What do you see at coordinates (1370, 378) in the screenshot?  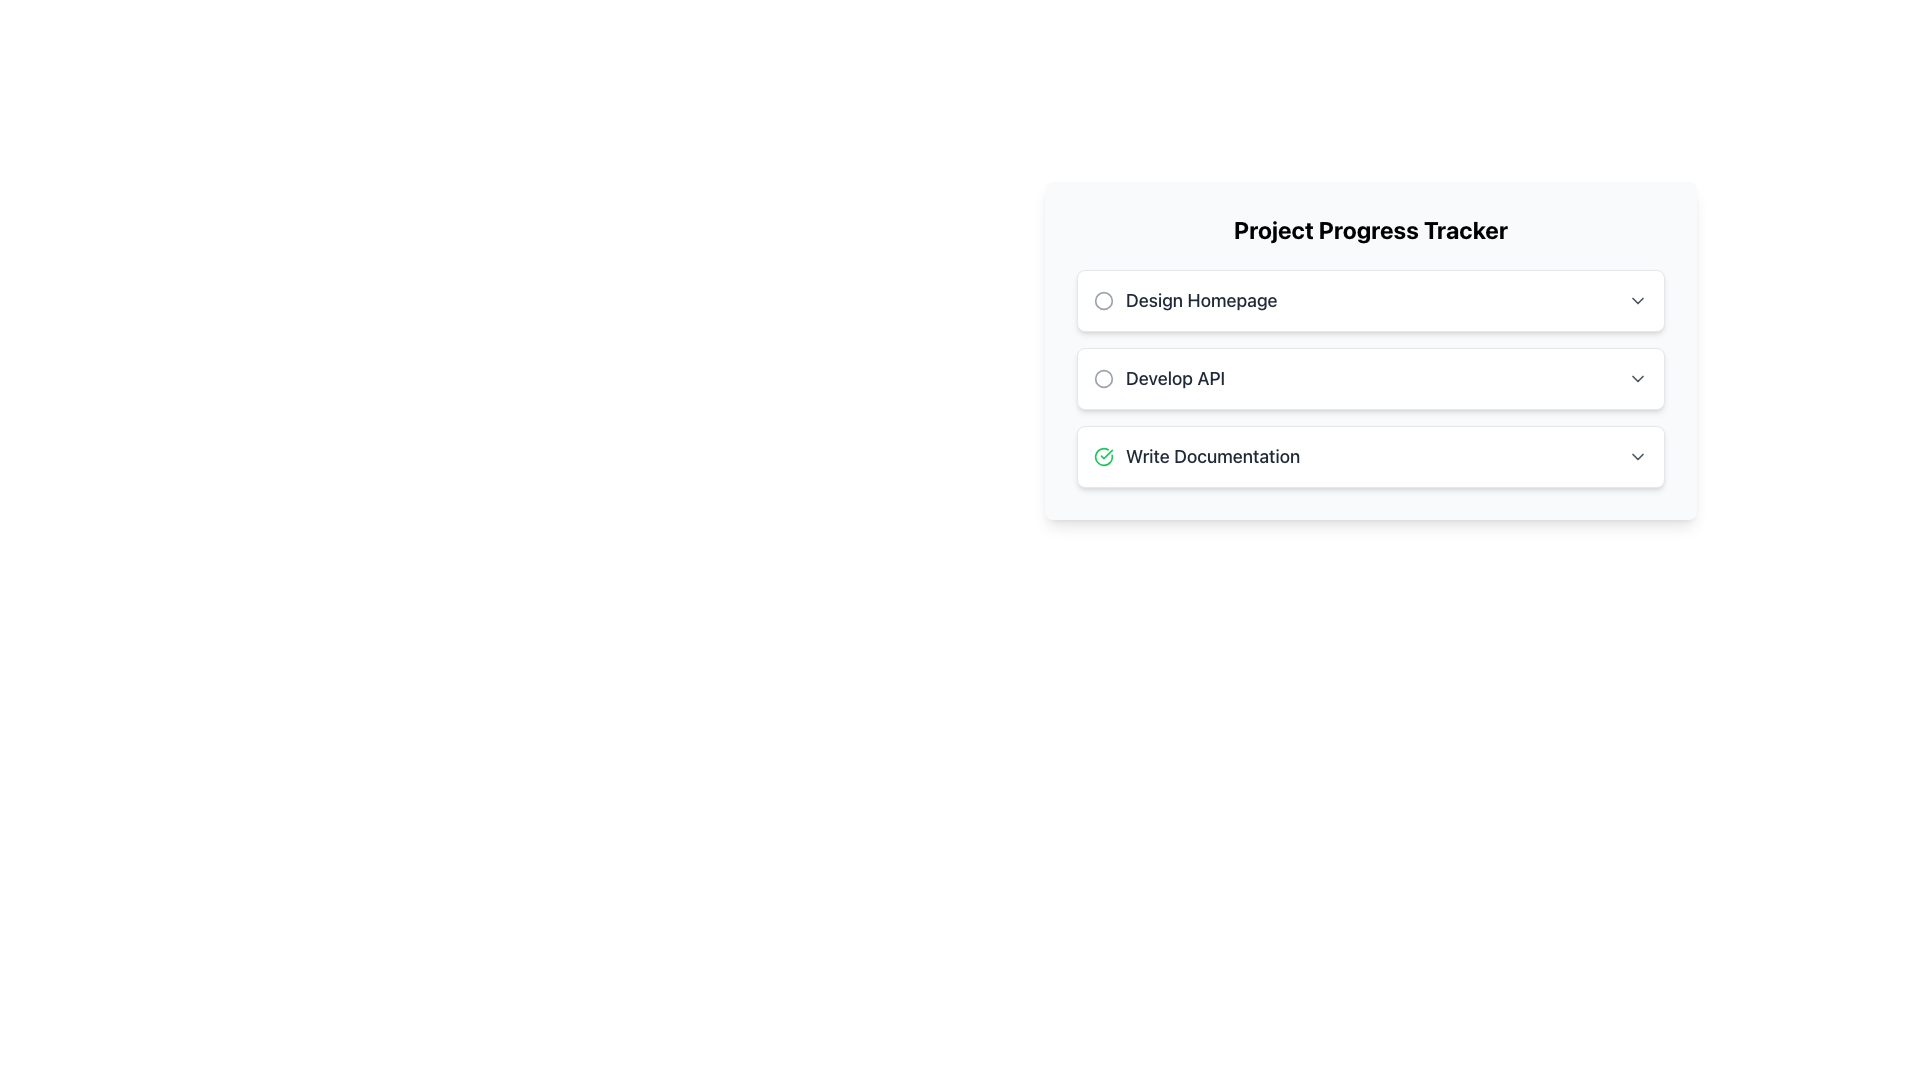 I see `the task item labeled 'Develop API'` at bounding box center [1370, 378].